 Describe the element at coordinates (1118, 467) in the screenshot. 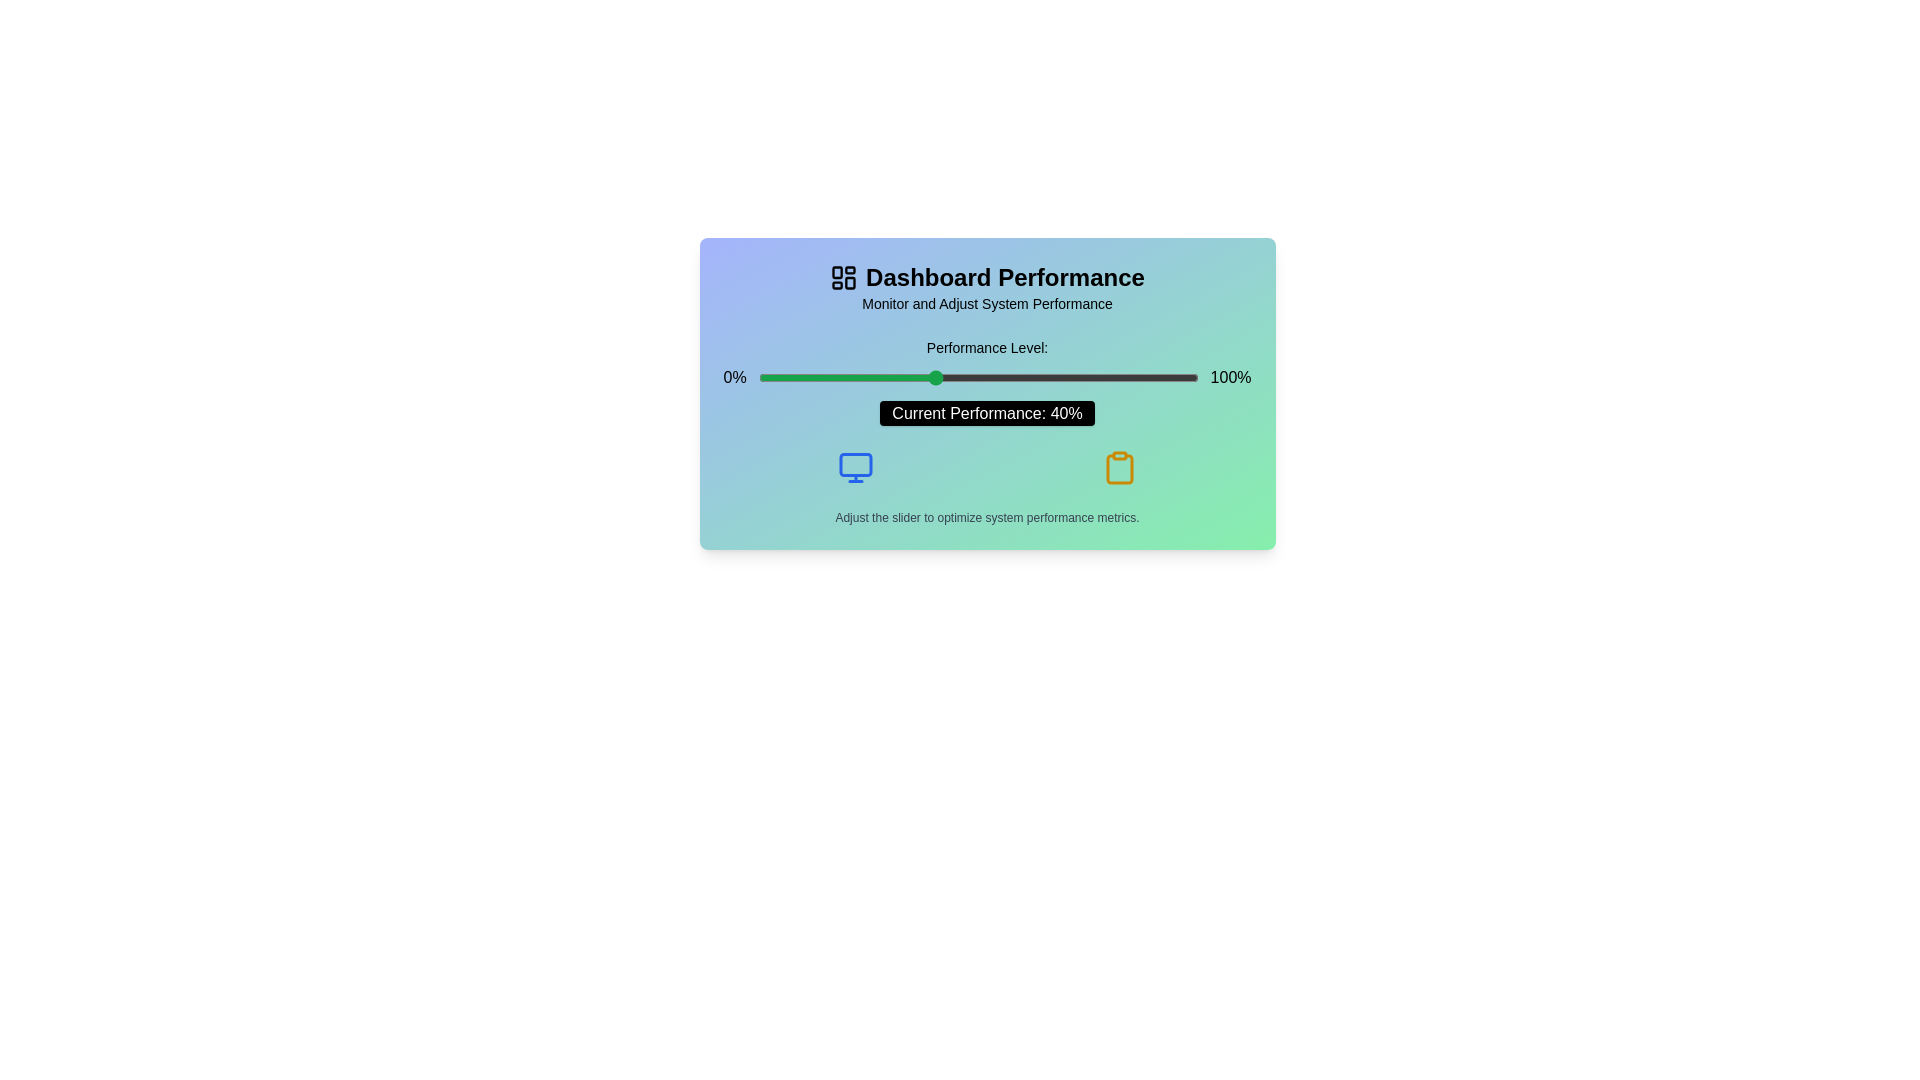

I see `the icon labeled Clipboard below the slider` at that location.